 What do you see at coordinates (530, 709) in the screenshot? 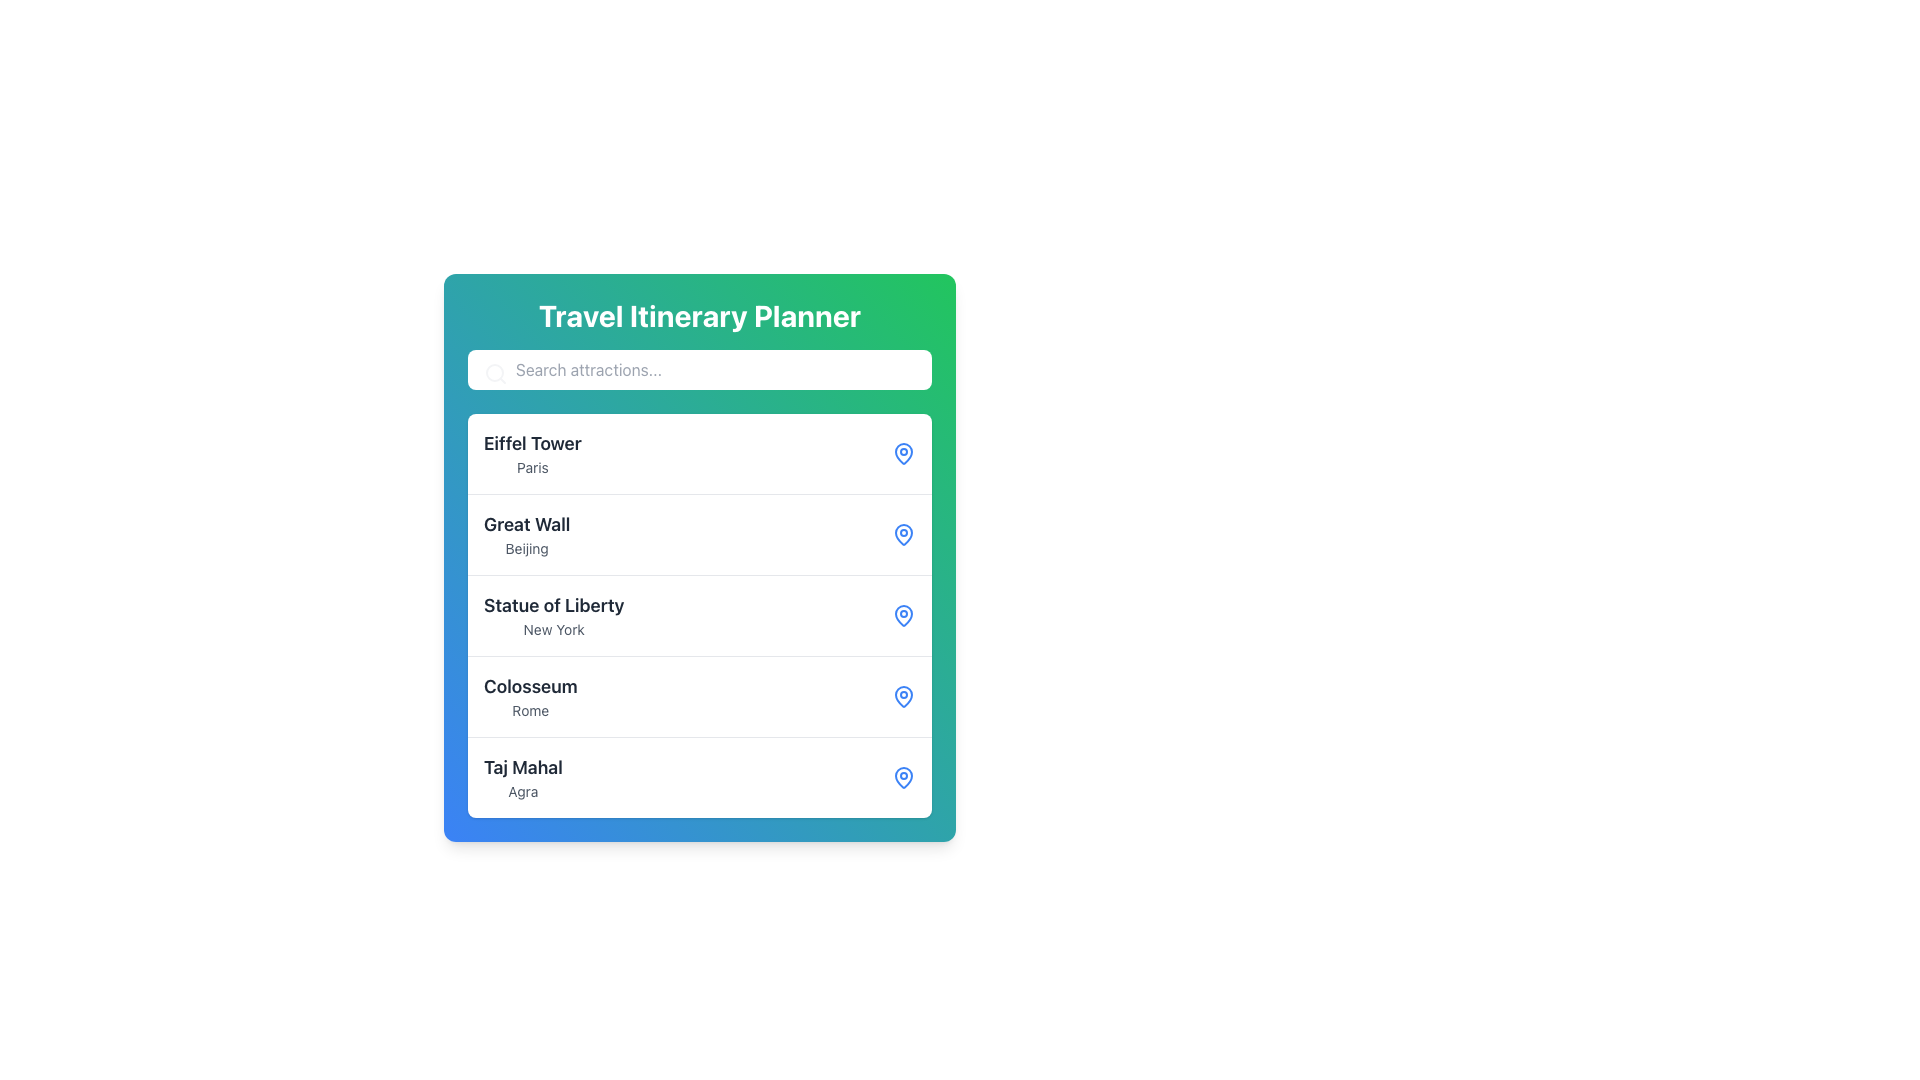
I see `the 'Colosseum' entry by using adjacent elements, specifically targeting the descriptive label that indicates its location in Rome` at bounding box center [530, 709].